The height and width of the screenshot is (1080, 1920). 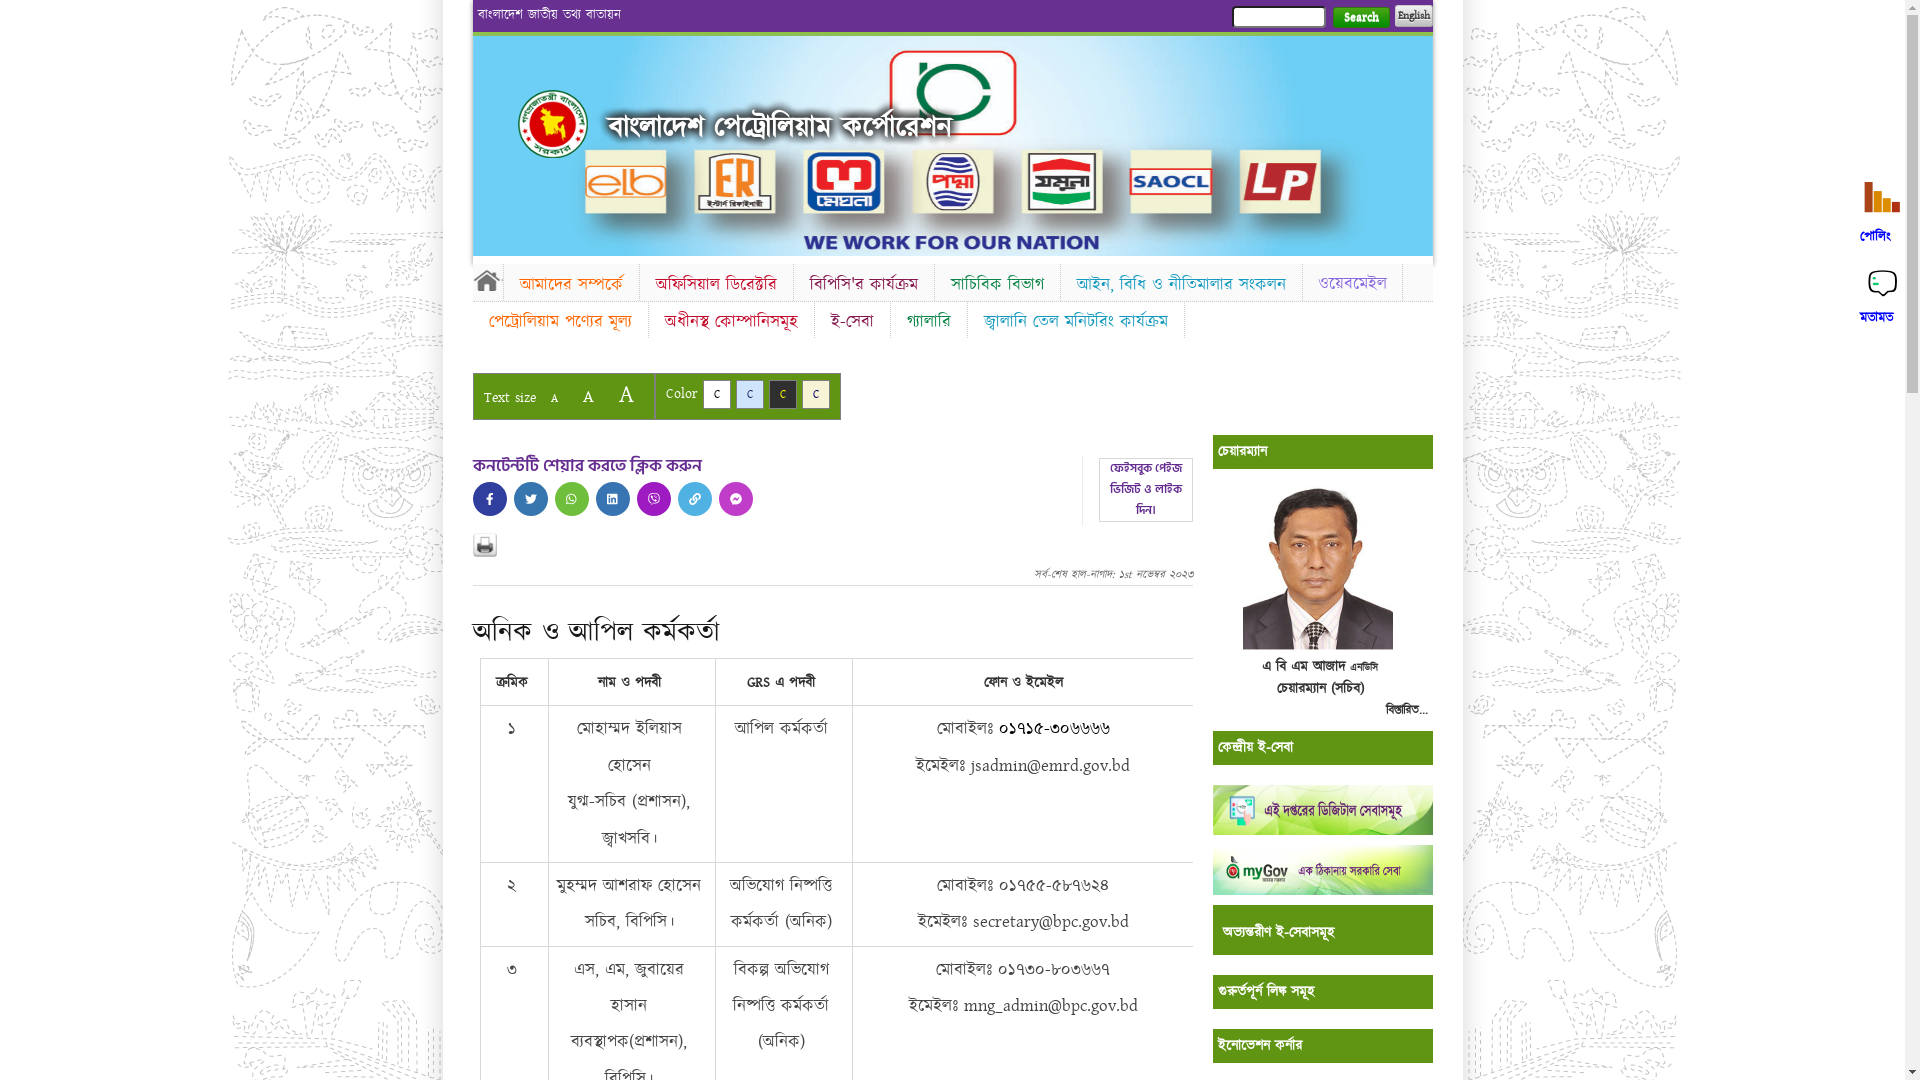 What do you see at coordinates (781, 394) in the screenshot?
I see `'C'` at bounding box center [781, 394].